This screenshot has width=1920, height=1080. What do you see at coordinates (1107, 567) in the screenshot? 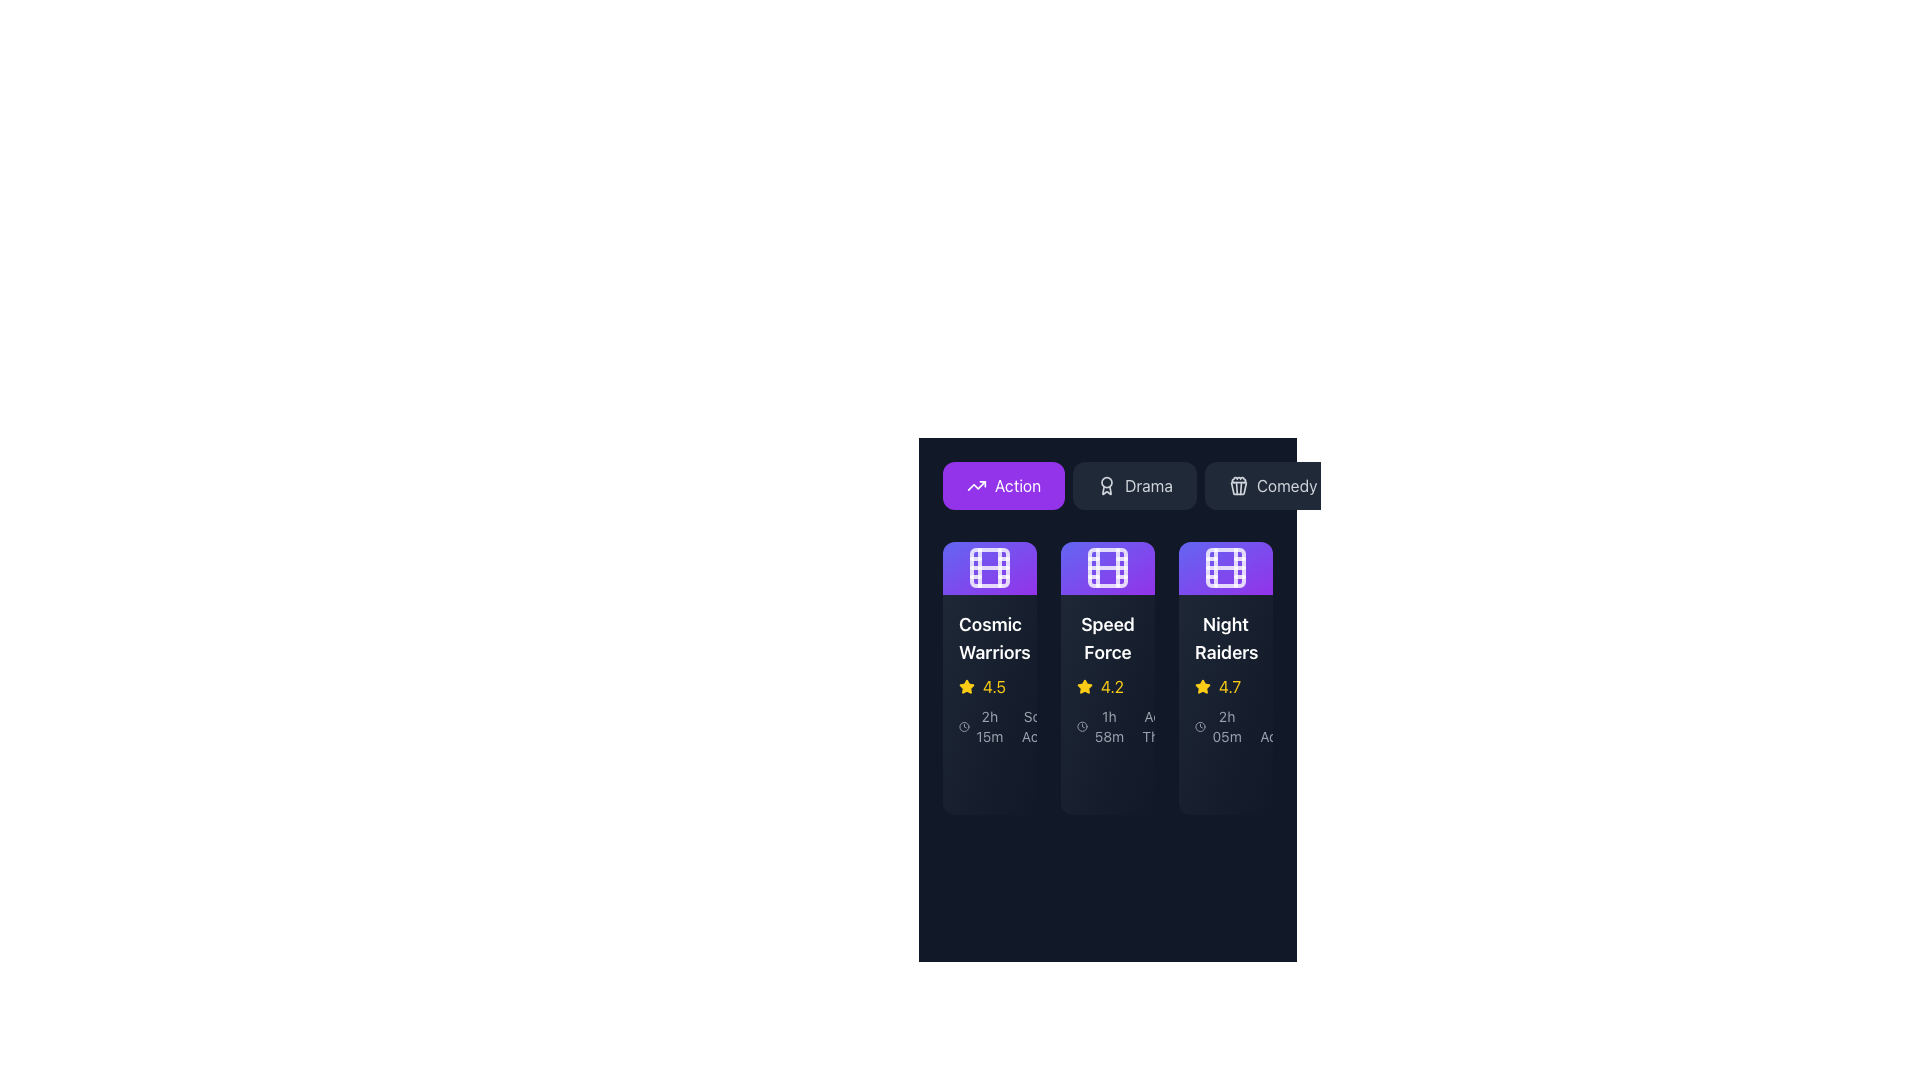
I see `the film-like icon with a rectangular shape and grid lines, which is centrally located between 'Cosmic Warriors' and 'Night Raiders' in a three-column layout of movie options` at bounding box center [1107, 567].